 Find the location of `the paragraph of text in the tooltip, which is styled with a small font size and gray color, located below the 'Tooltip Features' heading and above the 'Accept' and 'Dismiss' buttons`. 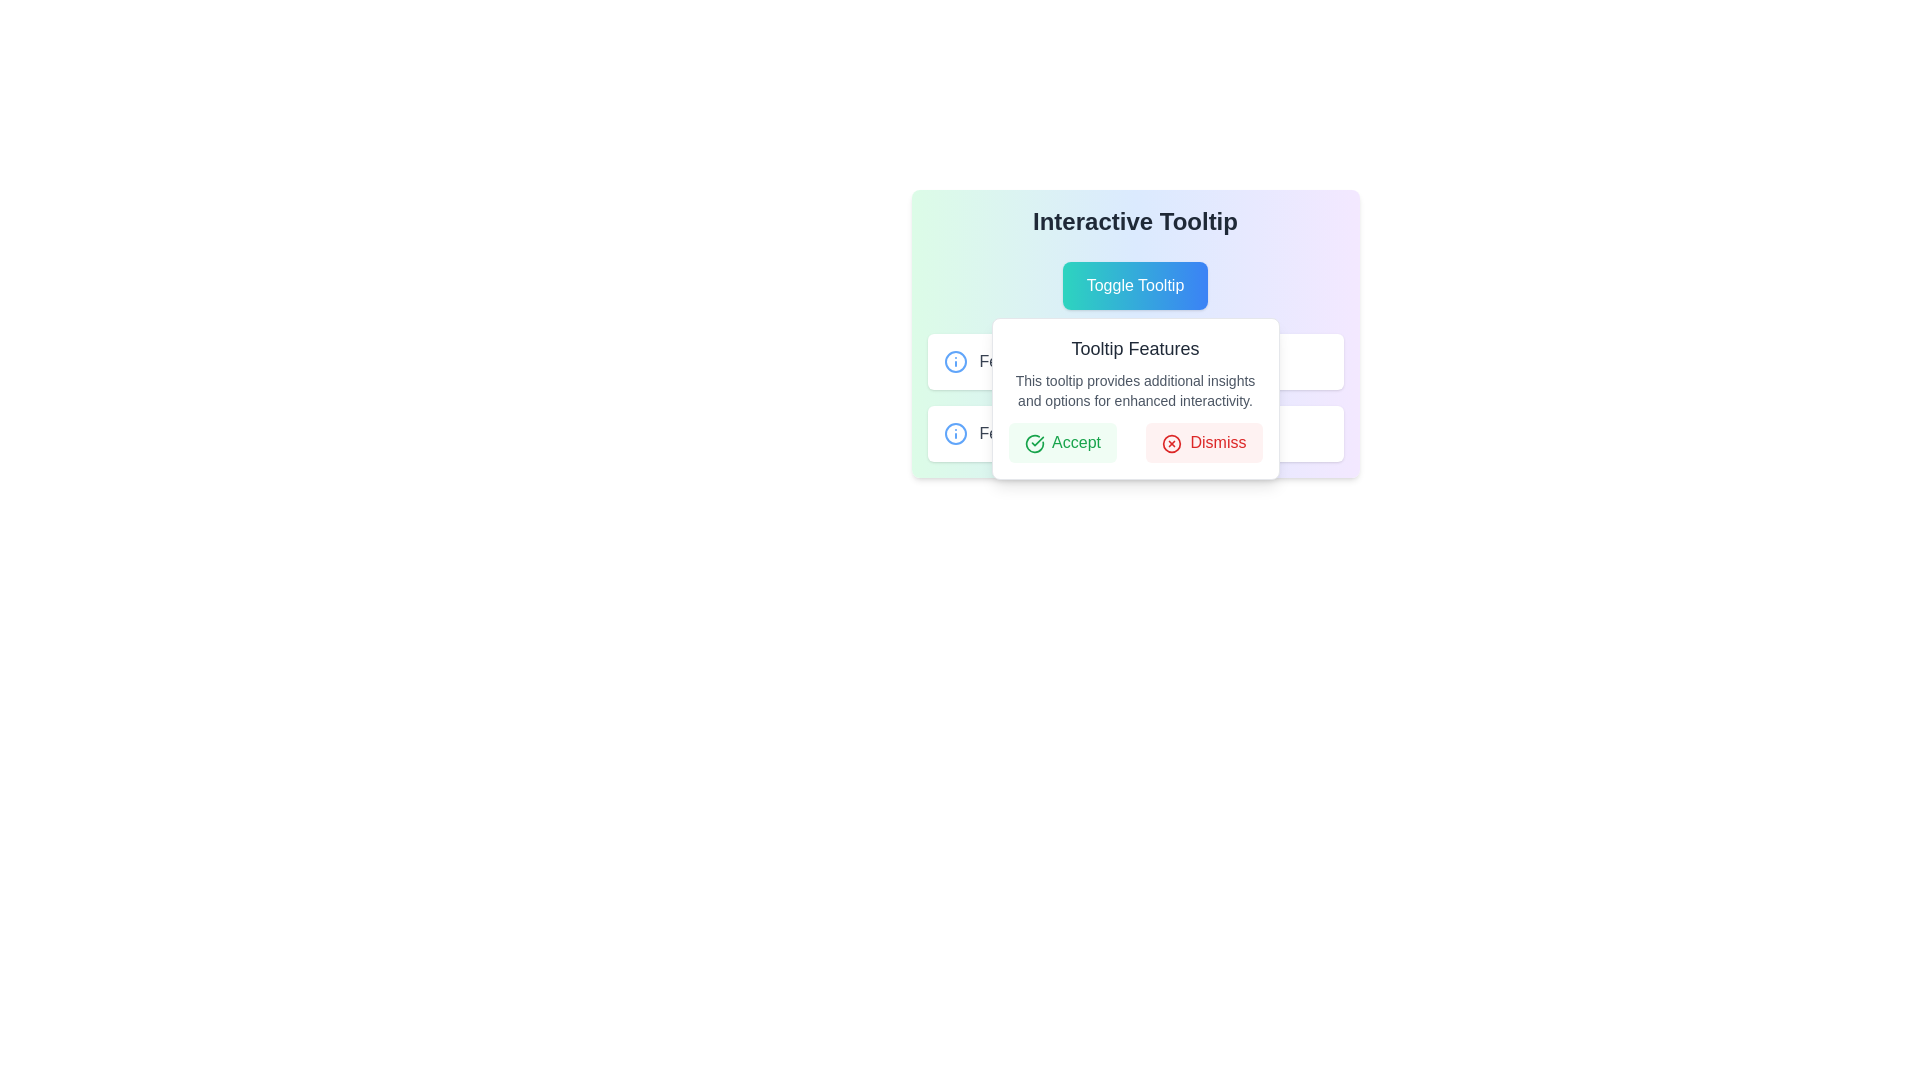

the paragraph of text in the tooltip, which is styled with a small font size and gray color, located below the 'Tooltip Features' heading and above the 'Accept' and 'Dismiss' buttons is located at coordinates (1135, 390).